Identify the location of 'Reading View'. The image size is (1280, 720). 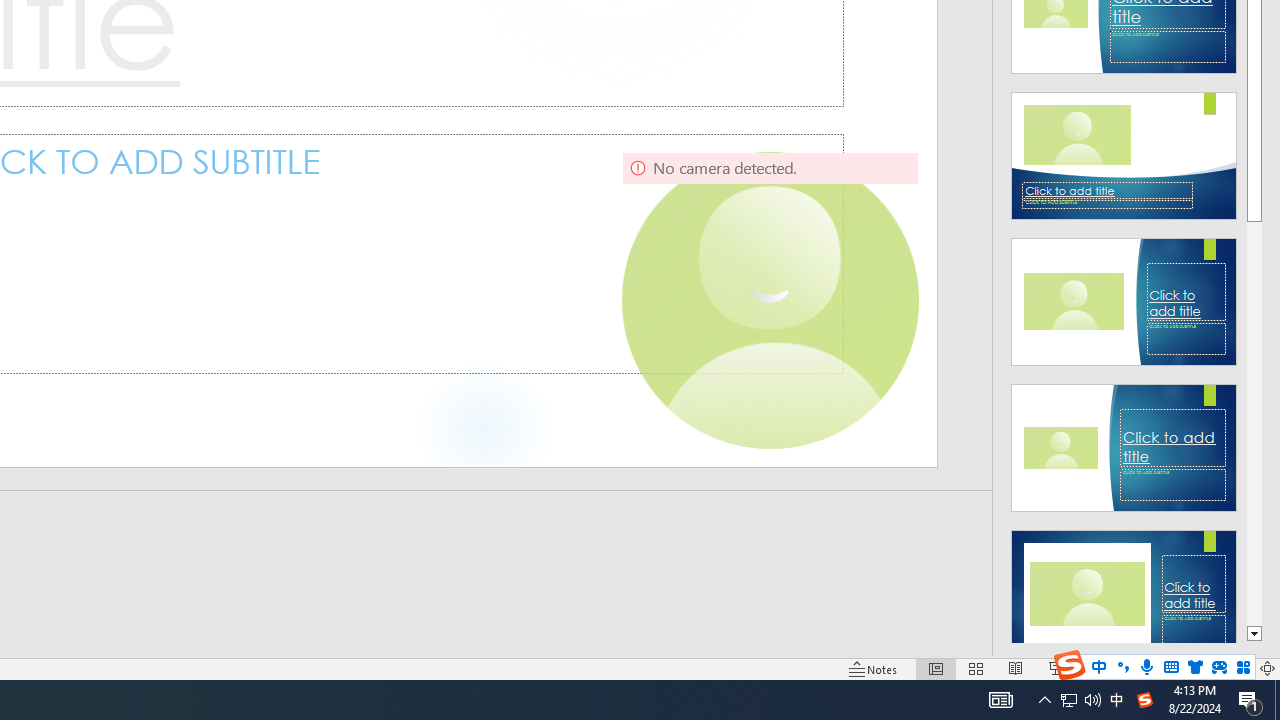
(1015, 669).